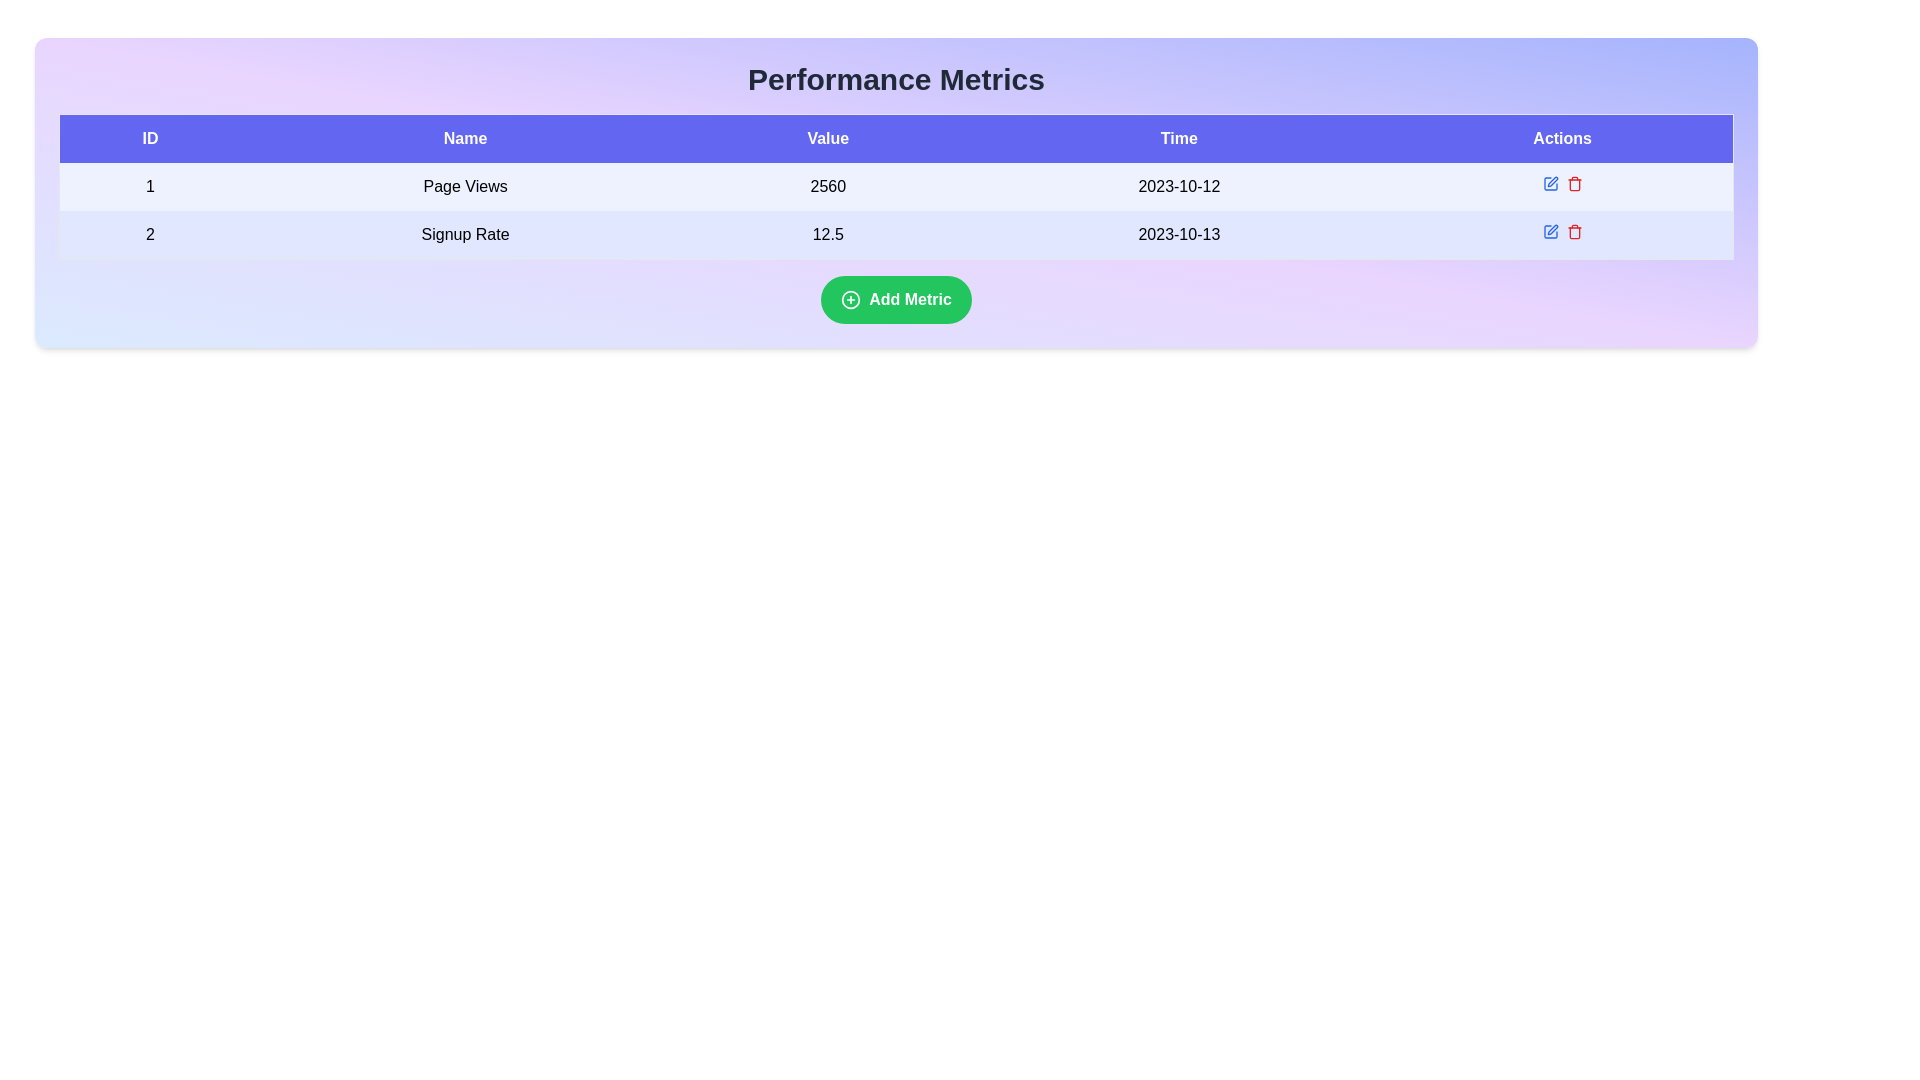 The height and width of the screenshot is (1080, 1920). I want to click on the Table Header Cell displaying 'Name' in white text on a purple background, which is the second cell in the header row of the table, so click(464, 137).